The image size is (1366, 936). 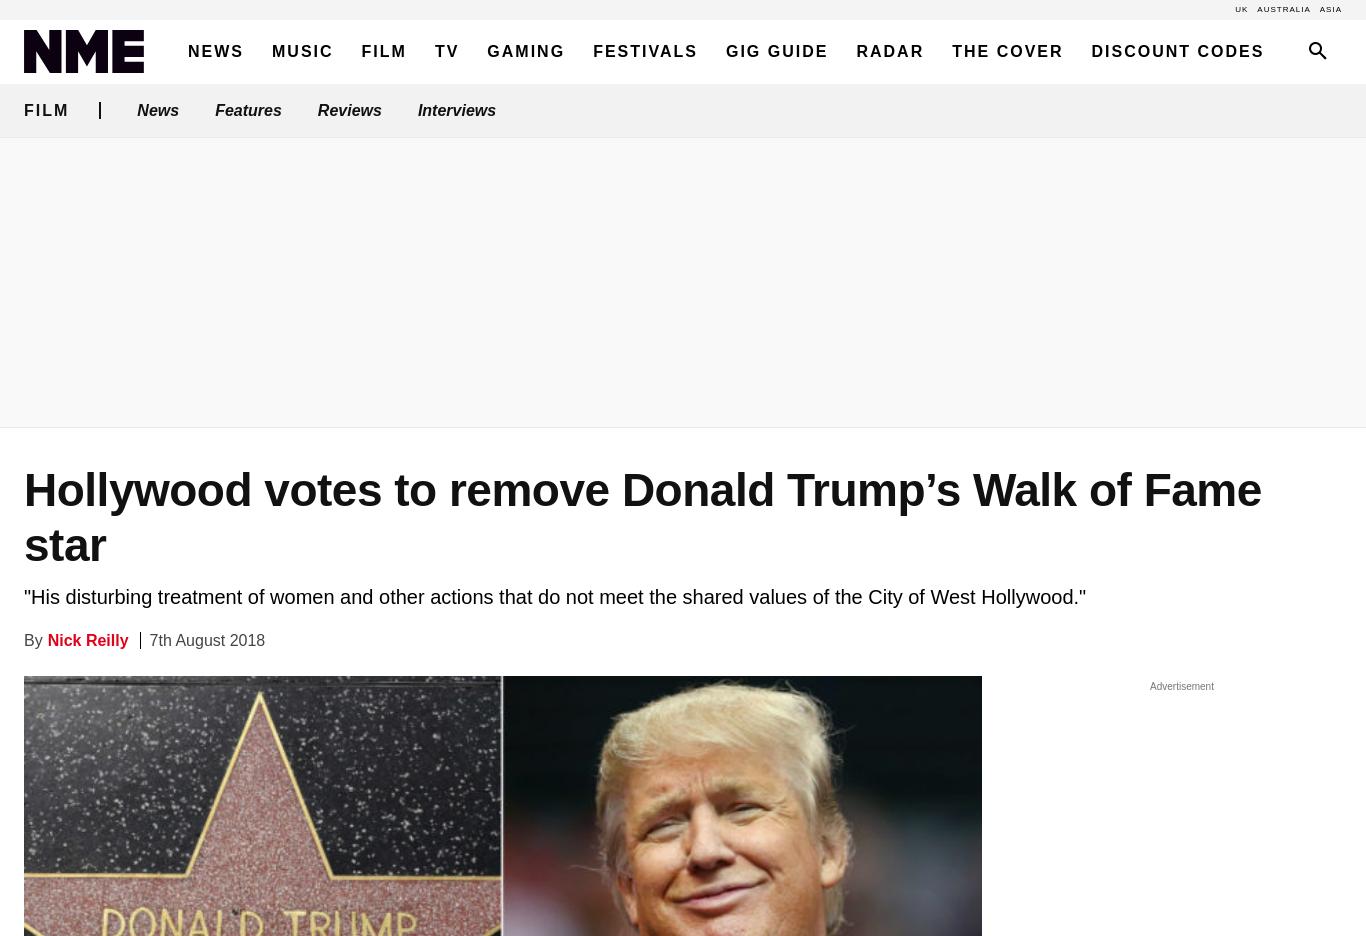 What do you see at coordinates (348, 109) in the screenshot?
I see `'Reviews'` at bounding box center [348, 109].